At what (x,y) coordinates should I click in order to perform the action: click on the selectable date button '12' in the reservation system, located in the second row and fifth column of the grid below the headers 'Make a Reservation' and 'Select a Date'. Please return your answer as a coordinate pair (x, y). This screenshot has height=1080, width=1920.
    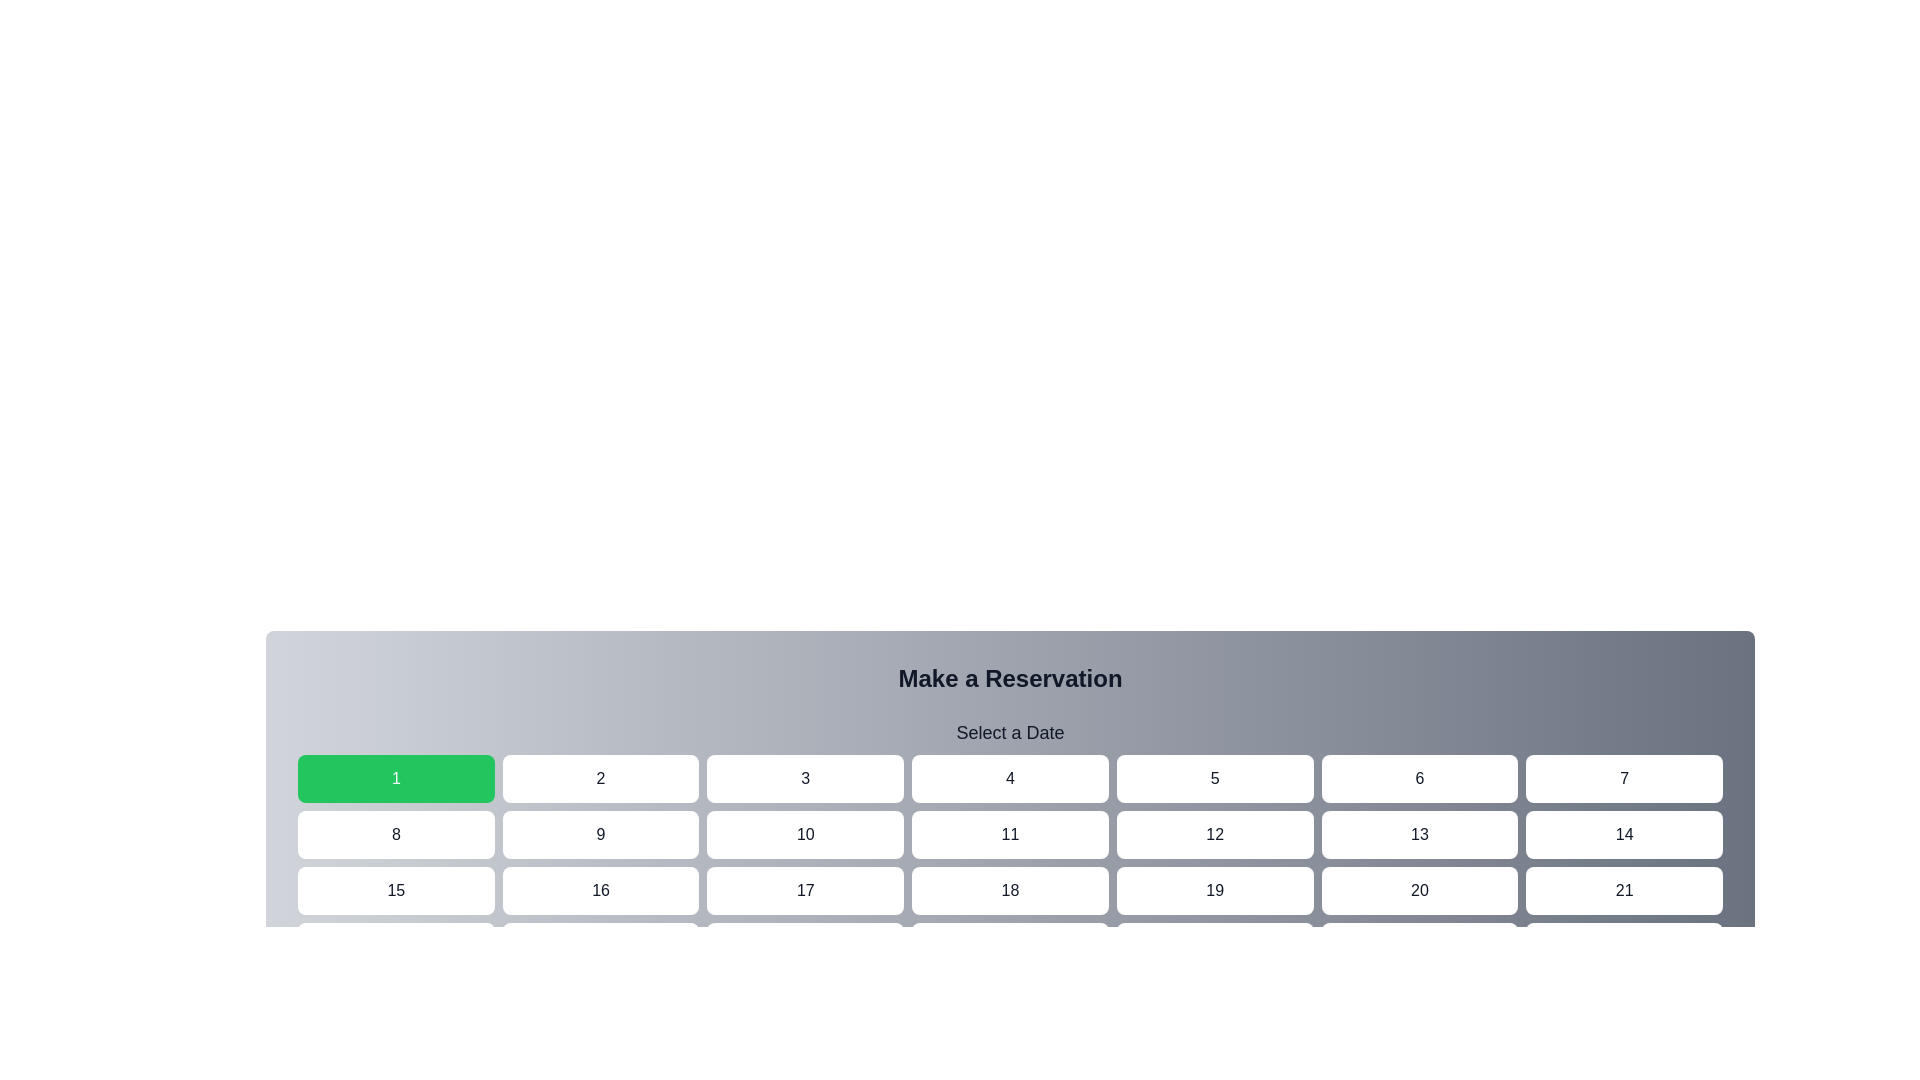
    Looking at the image, I should click on (1214, 834).